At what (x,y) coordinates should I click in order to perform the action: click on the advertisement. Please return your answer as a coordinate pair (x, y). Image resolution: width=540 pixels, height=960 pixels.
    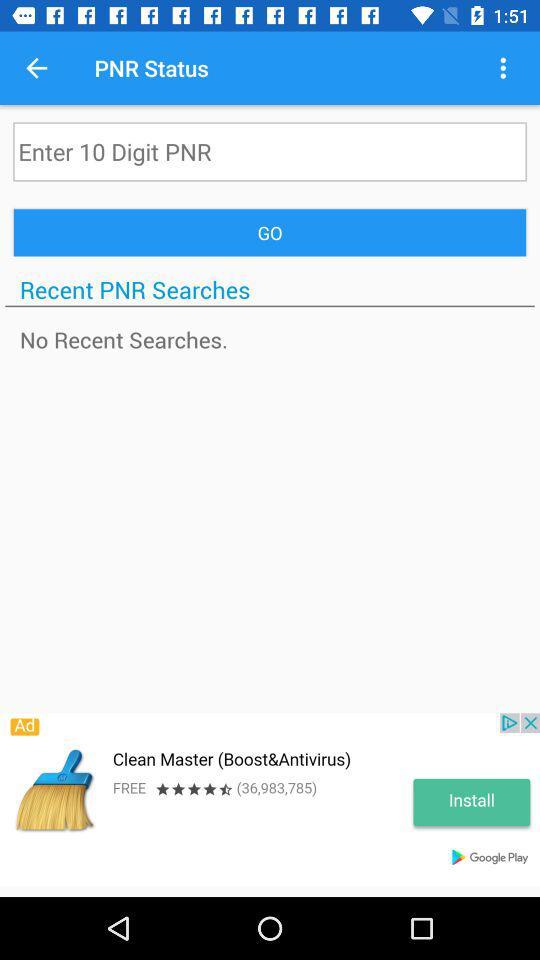
    Looking at the image, I should click on (270, 799).